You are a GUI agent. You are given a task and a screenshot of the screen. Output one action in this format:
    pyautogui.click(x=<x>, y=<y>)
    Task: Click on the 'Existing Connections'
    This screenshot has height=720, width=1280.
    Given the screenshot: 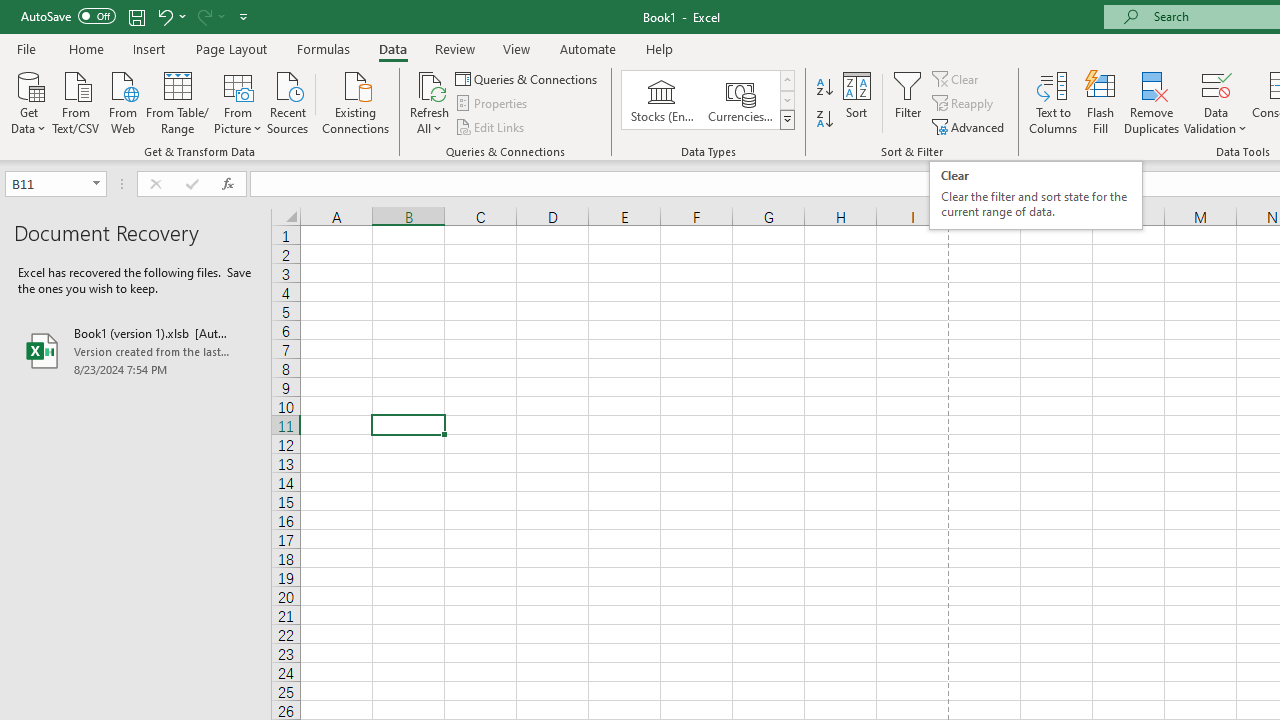 What is the action you would take?
    pyautogui.click(x=355, y=101)
    